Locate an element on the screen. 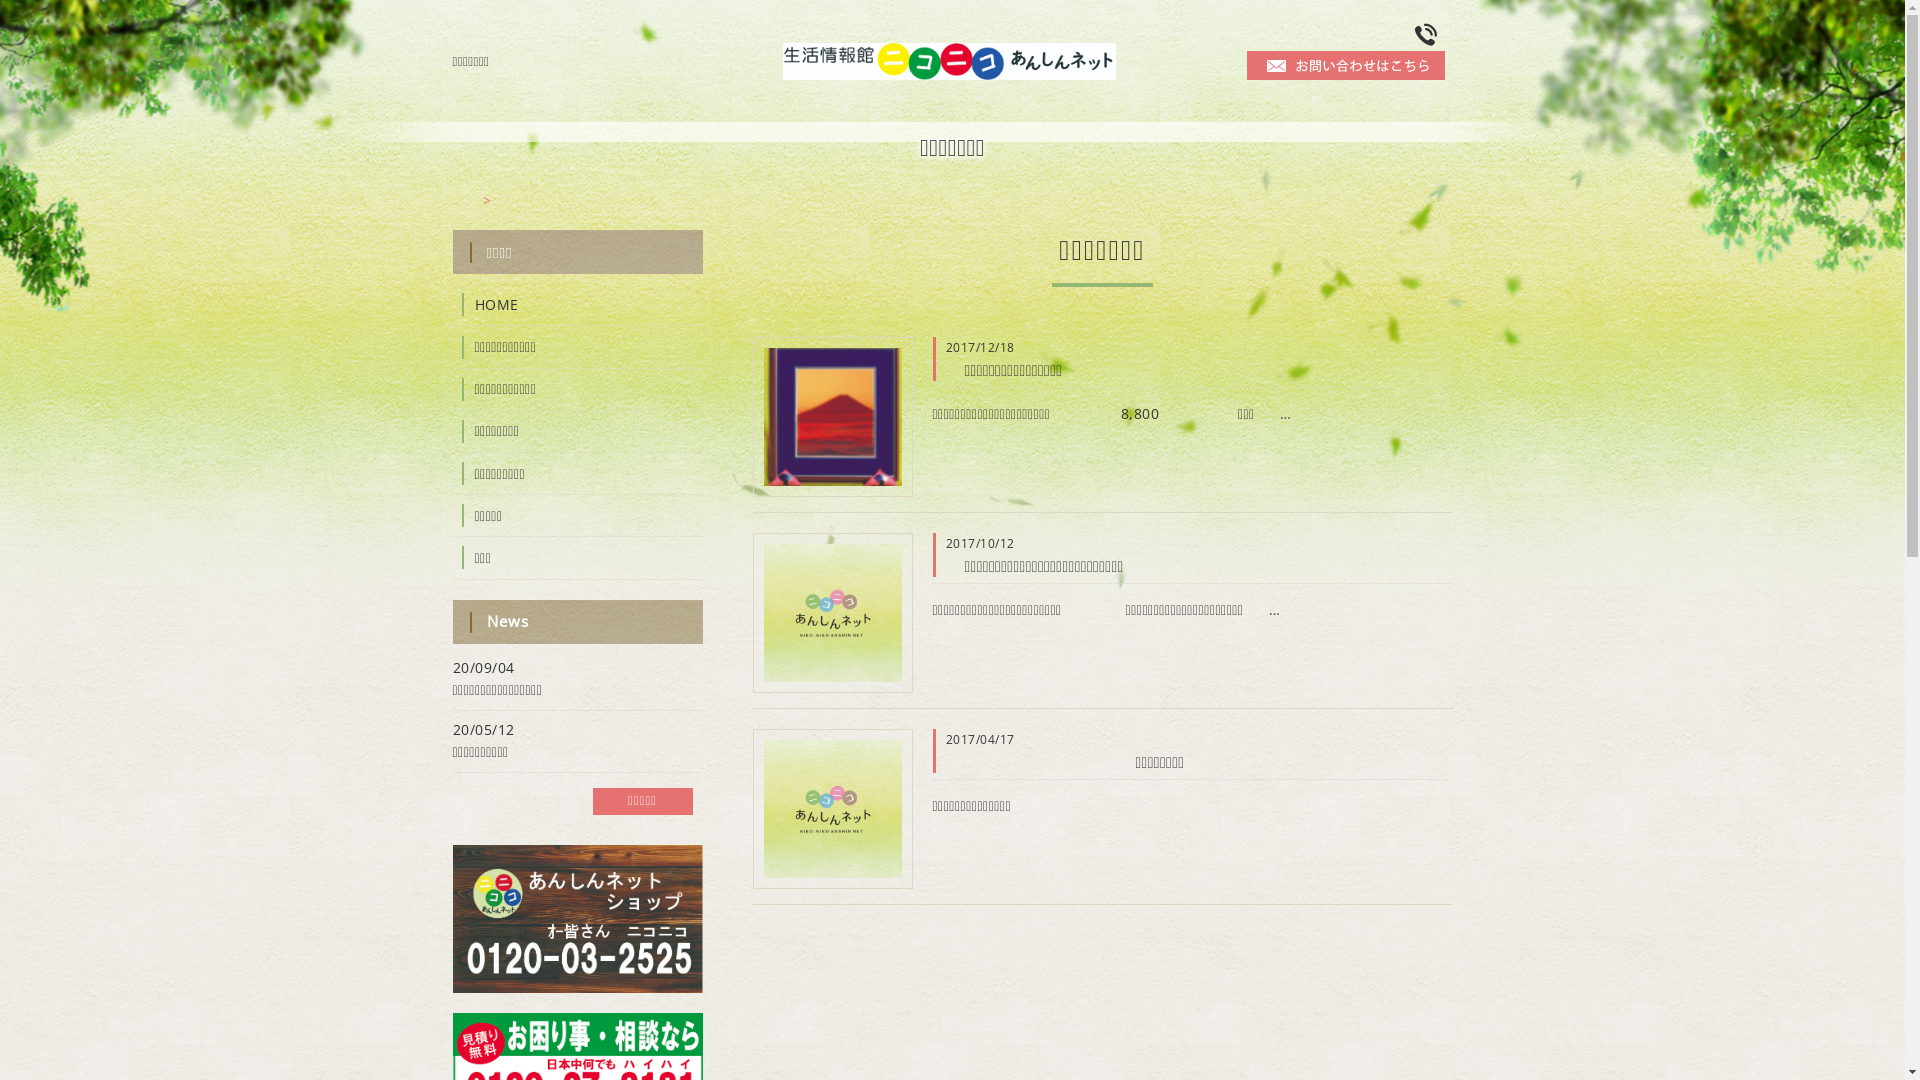  'HOME' is located at coordinates (450, 304).